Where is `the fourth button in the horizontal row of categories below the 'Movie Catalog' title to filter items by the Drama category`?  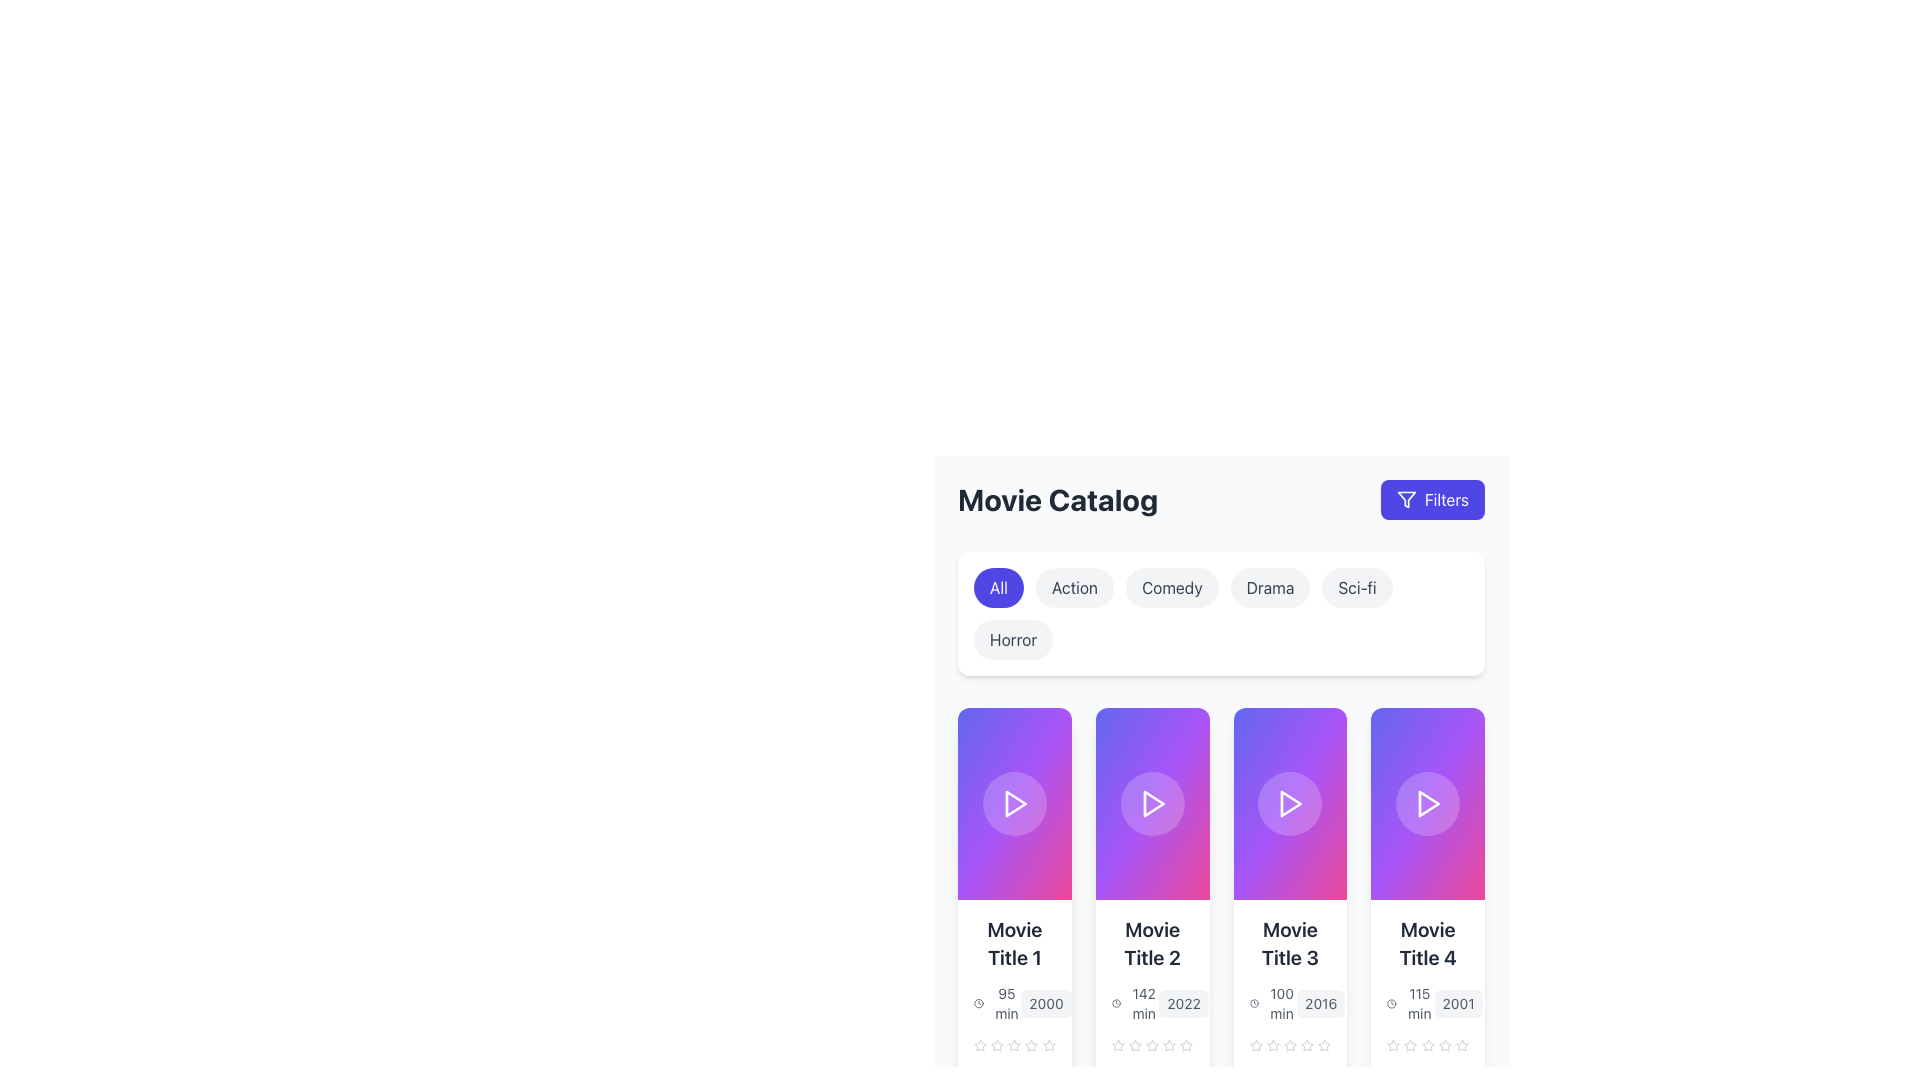 the fourth button in the horizontal row of categories below the 'Movie Catalog' title to filter items by the Drama category is located at coordinates (1269, 586).